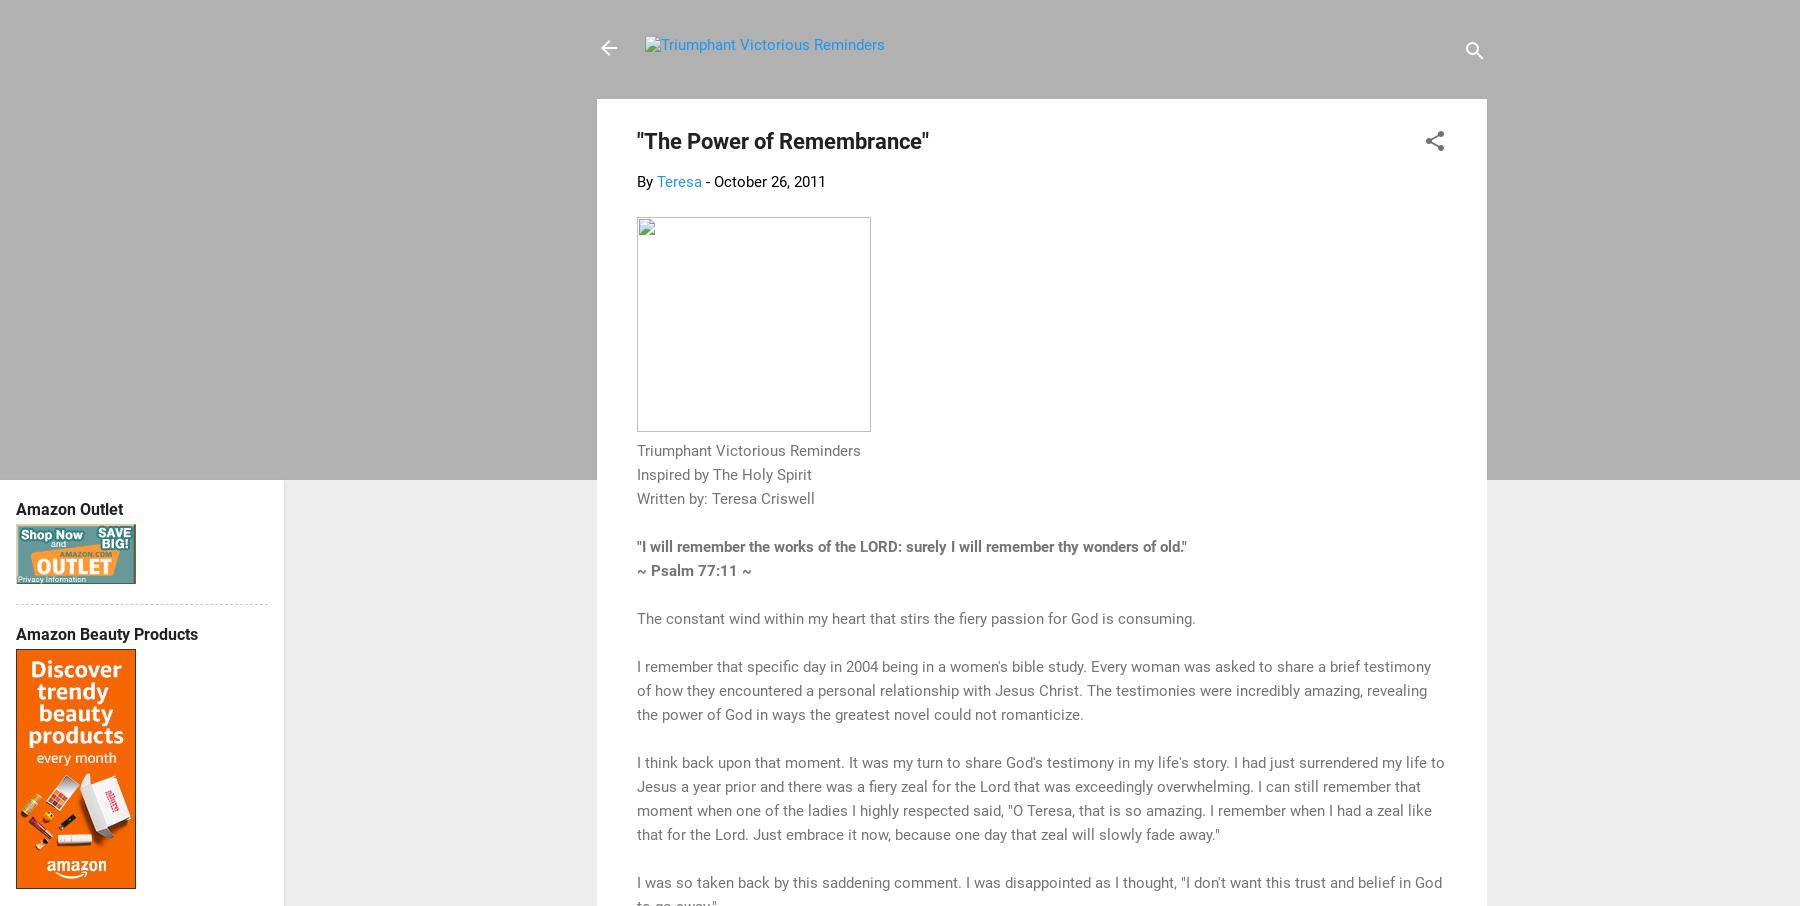 This screenshot has height=906, width=1800. Describe the element at coordinates (693, 568) in the screenshot. I see `'~ Psalm 77:11 ~'` at that location.